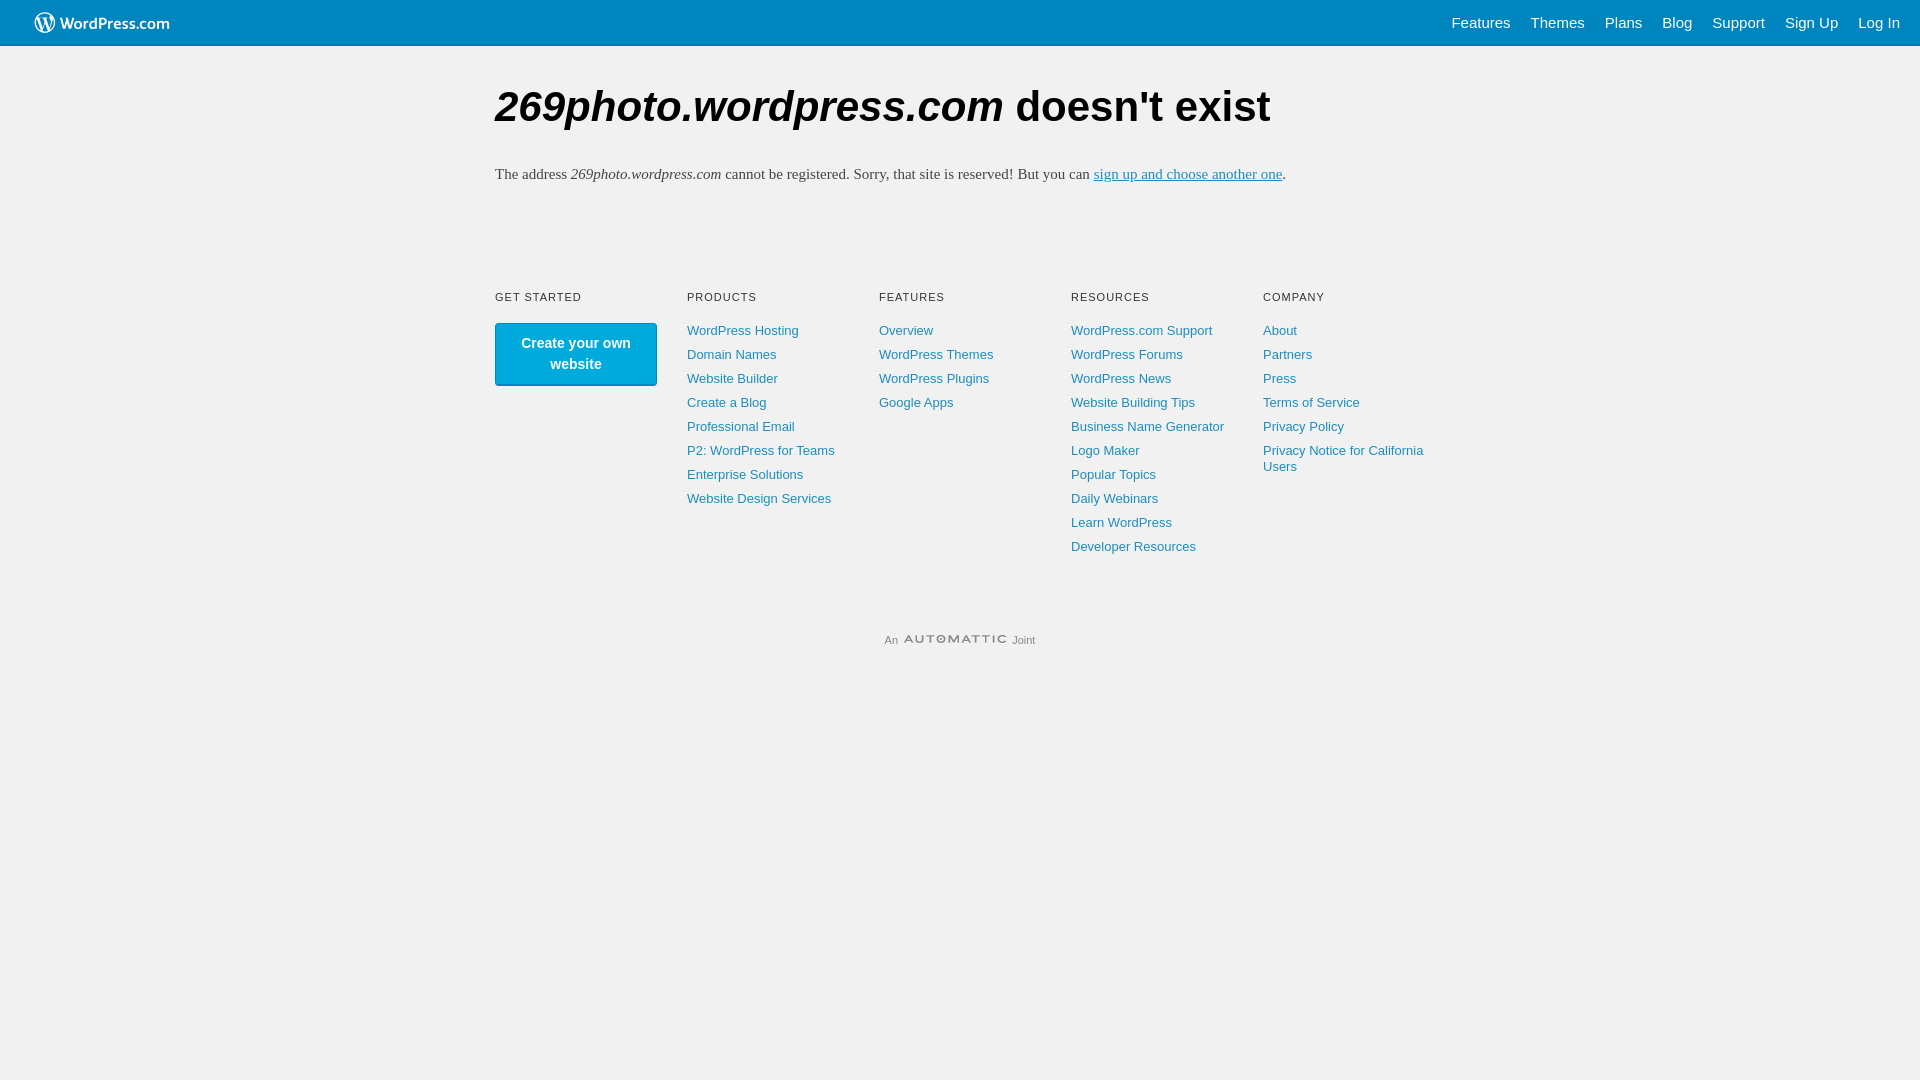  I want to click on 'Google Apps', so click(878, 402).